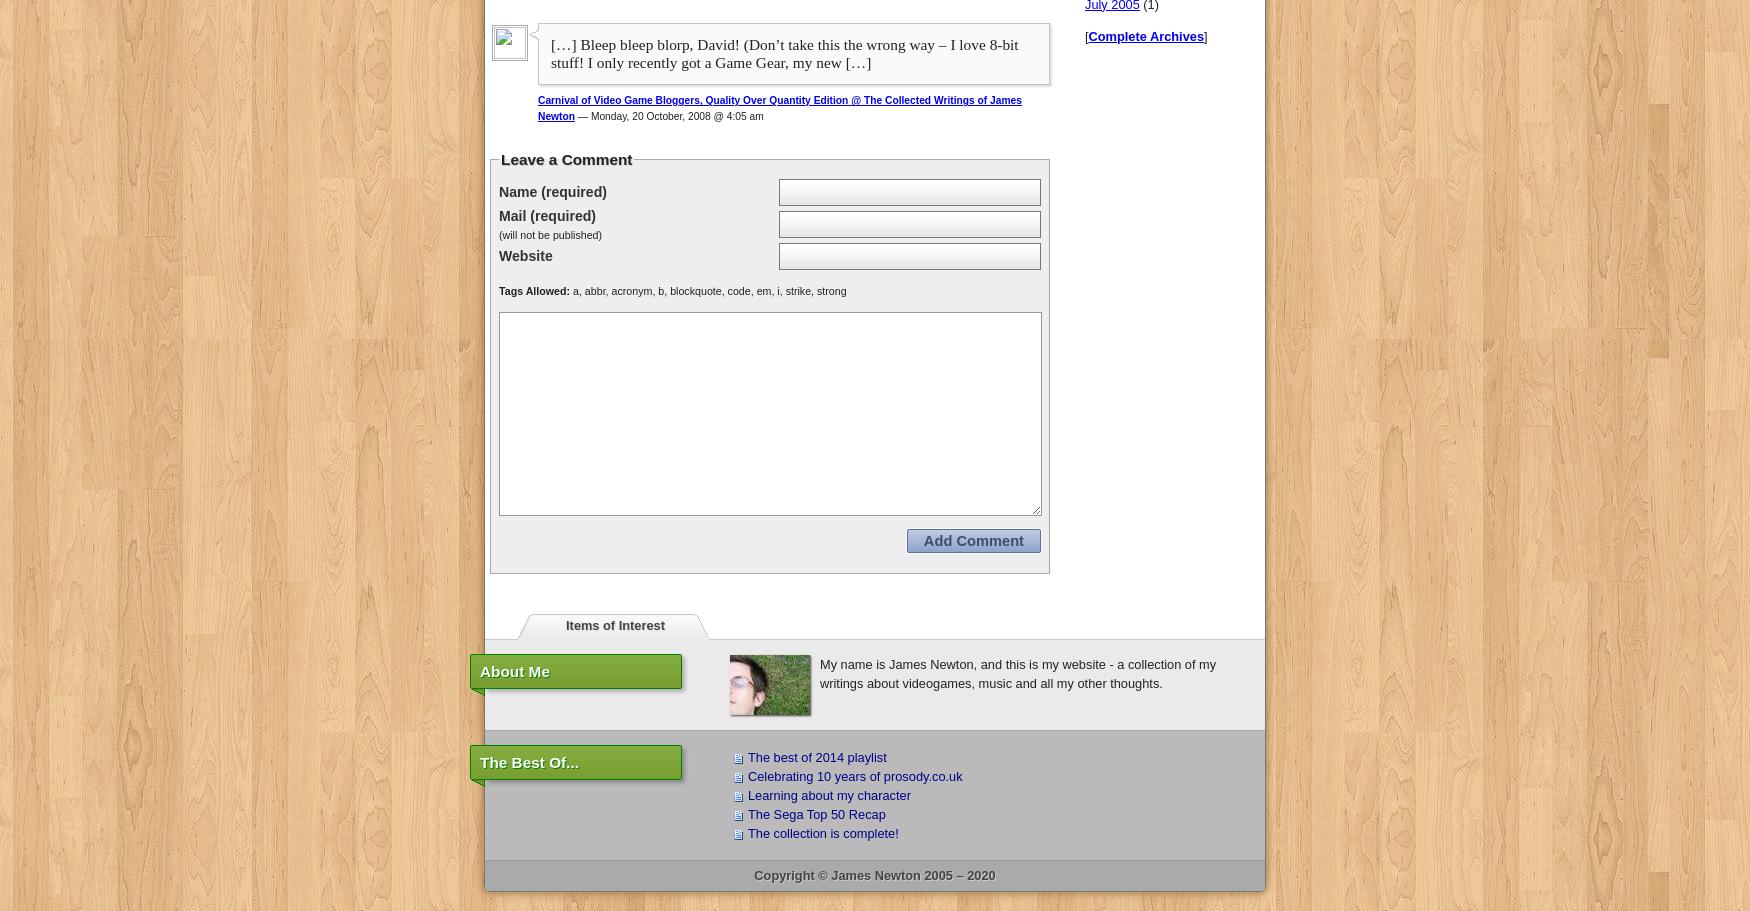 This screenshot has width=1750, height=911. I want to click on '[', so click(1086, 35).